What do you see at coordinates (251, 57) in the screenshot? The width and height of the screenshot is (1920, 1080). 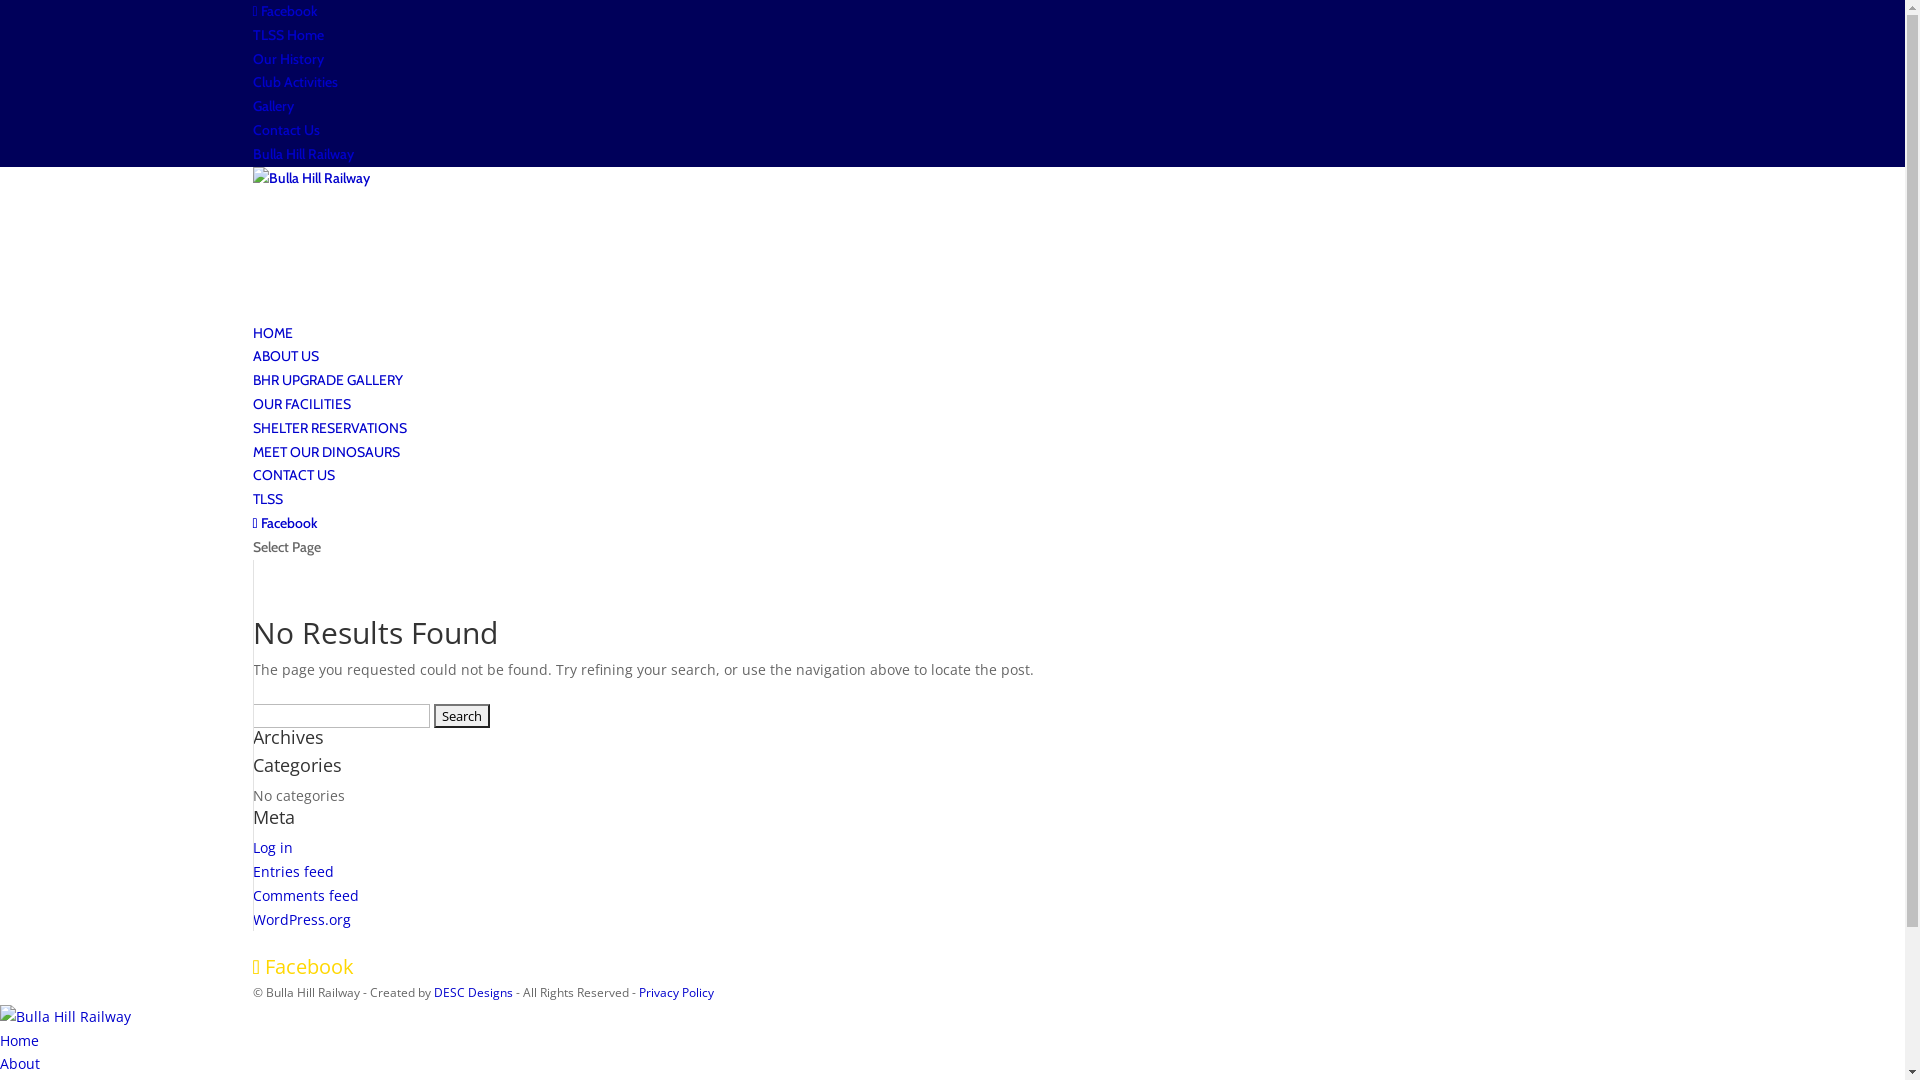 I see `'Our History'` at bounding box center [251, 57].